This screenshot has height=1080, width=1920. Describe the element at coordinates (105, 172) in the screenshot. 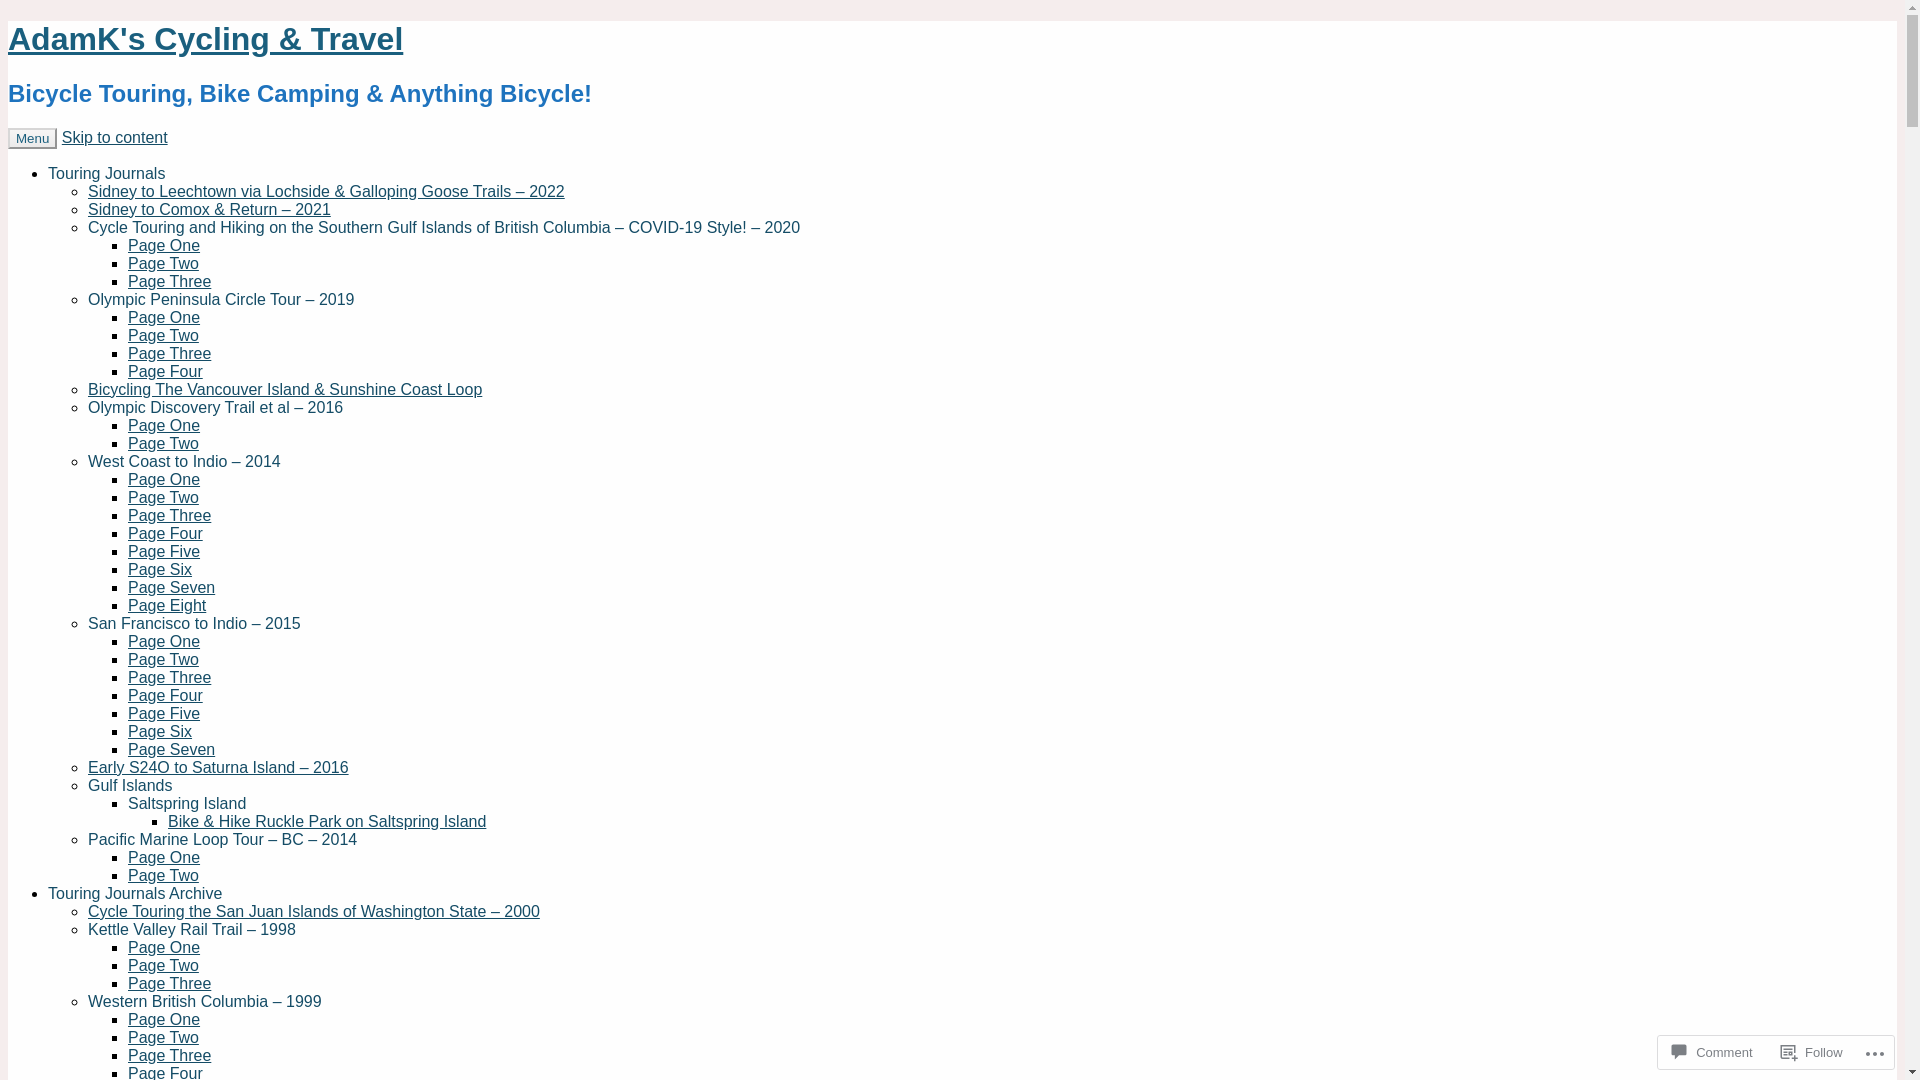

I see `'Touring Journals'` at that location.